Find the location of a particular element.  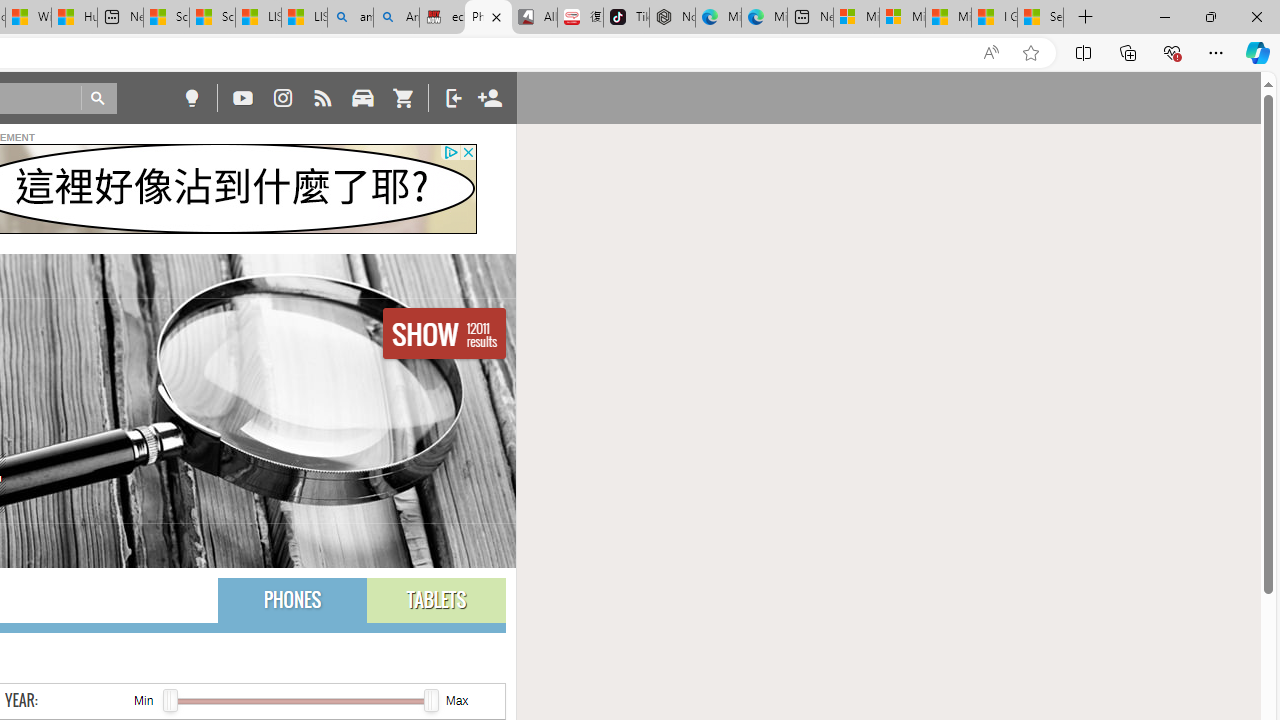

'Show' is located at coordinates (443, 332).